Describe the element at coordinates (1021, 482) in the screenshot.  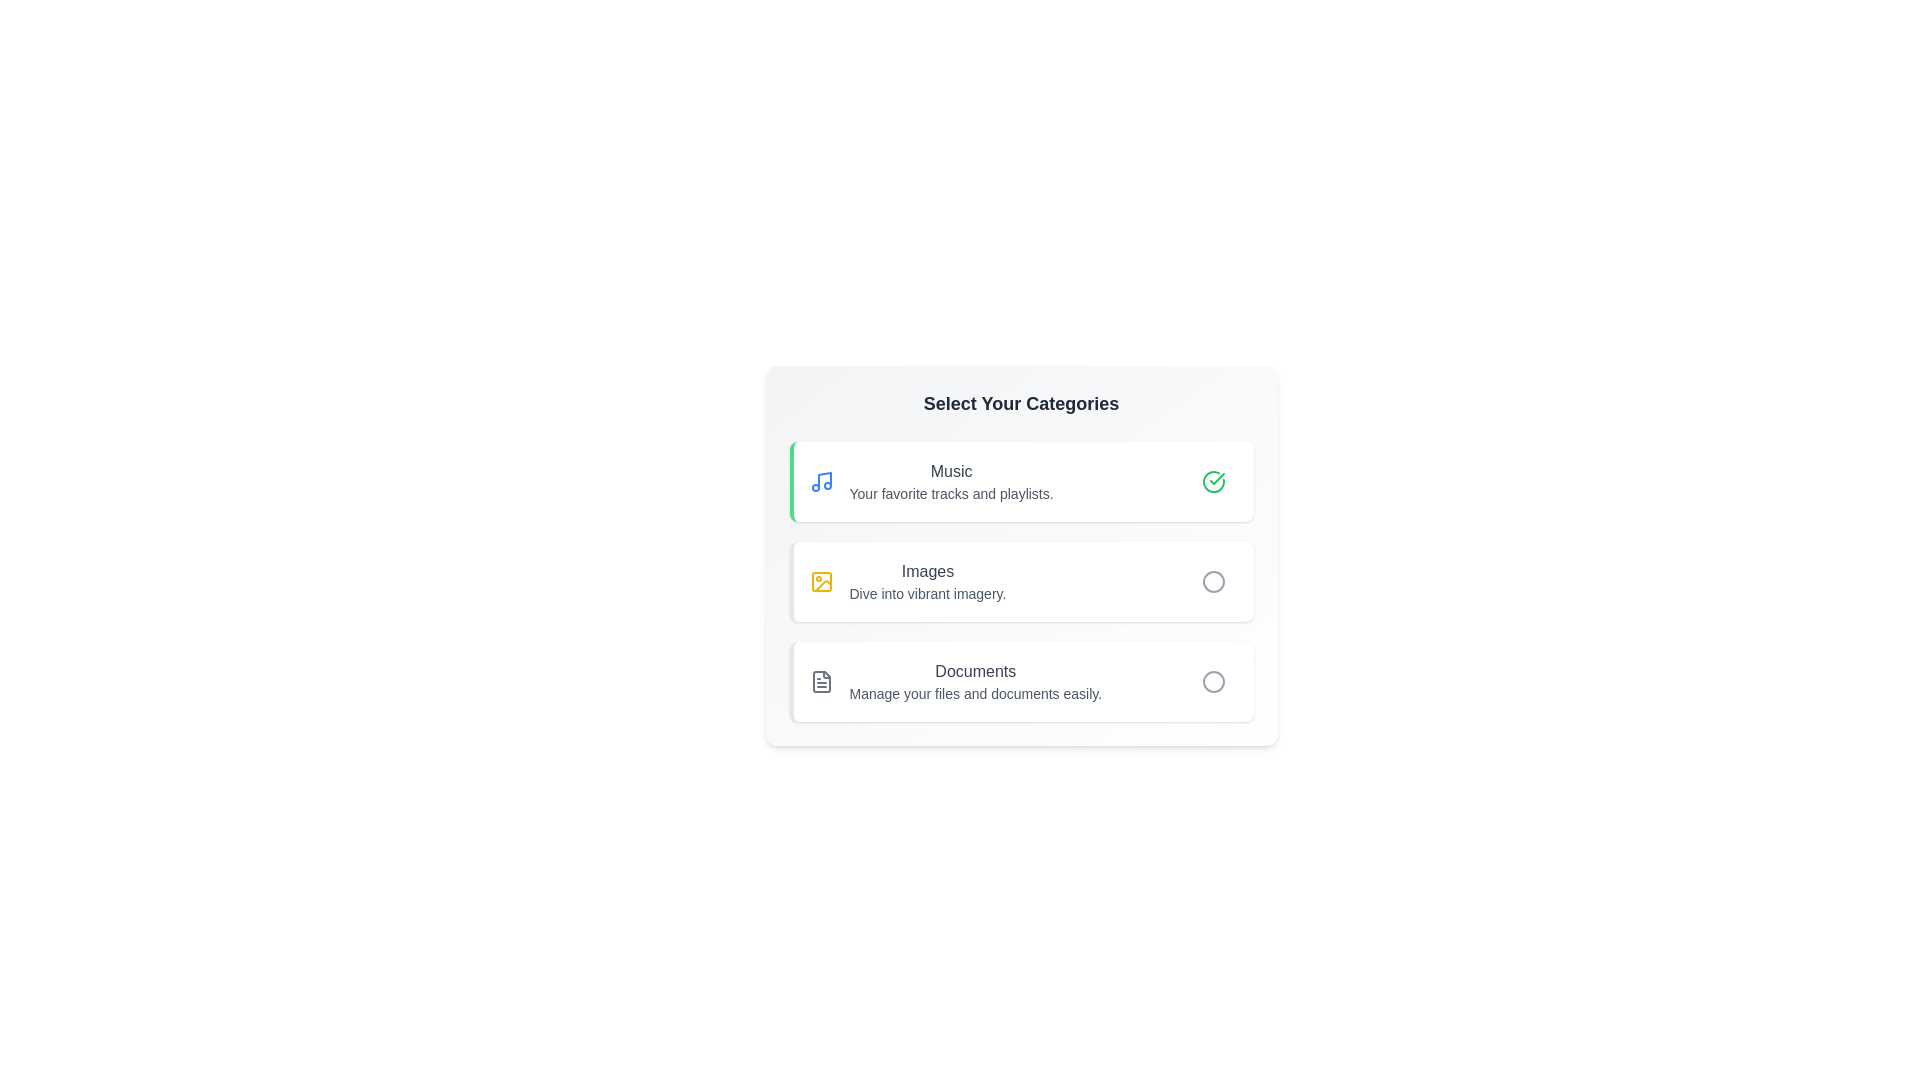
I see `the category Music` at that location.